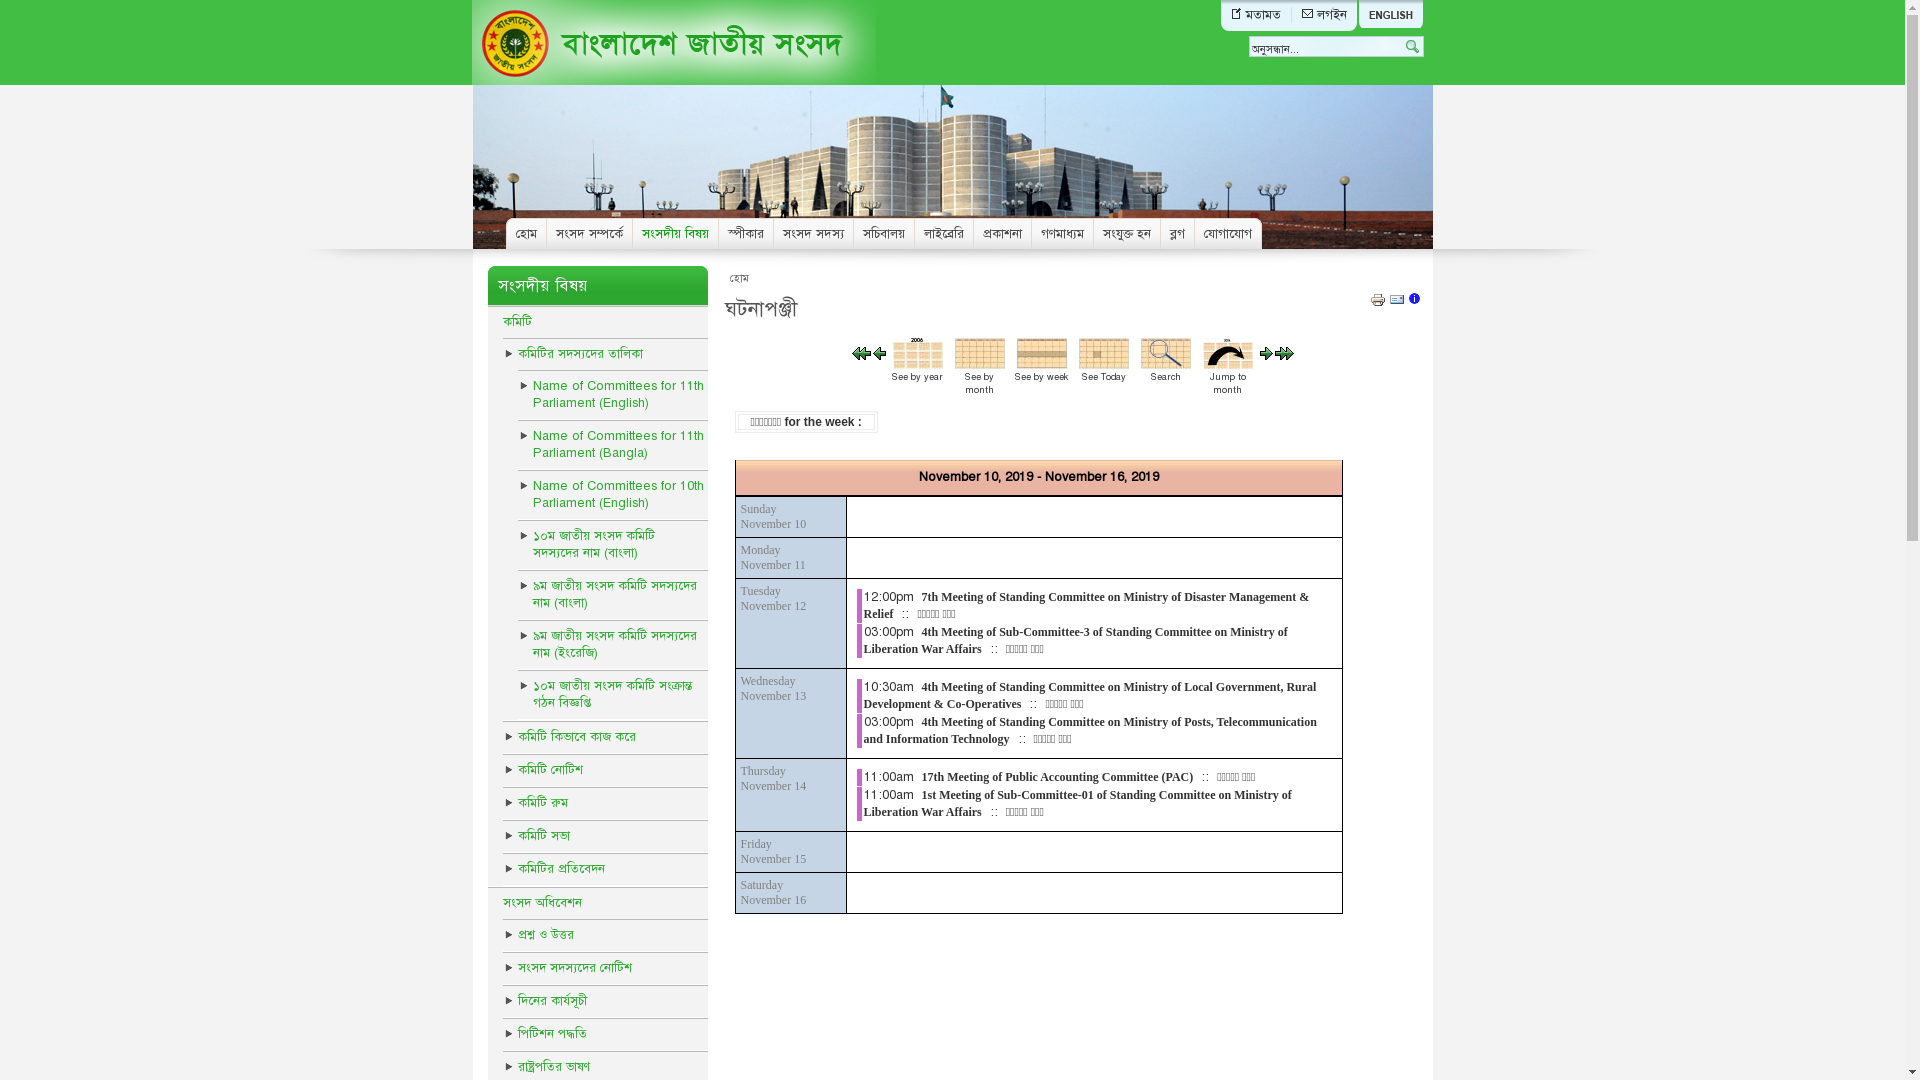  I want to click on 'Tuesday, so click(771, 597).